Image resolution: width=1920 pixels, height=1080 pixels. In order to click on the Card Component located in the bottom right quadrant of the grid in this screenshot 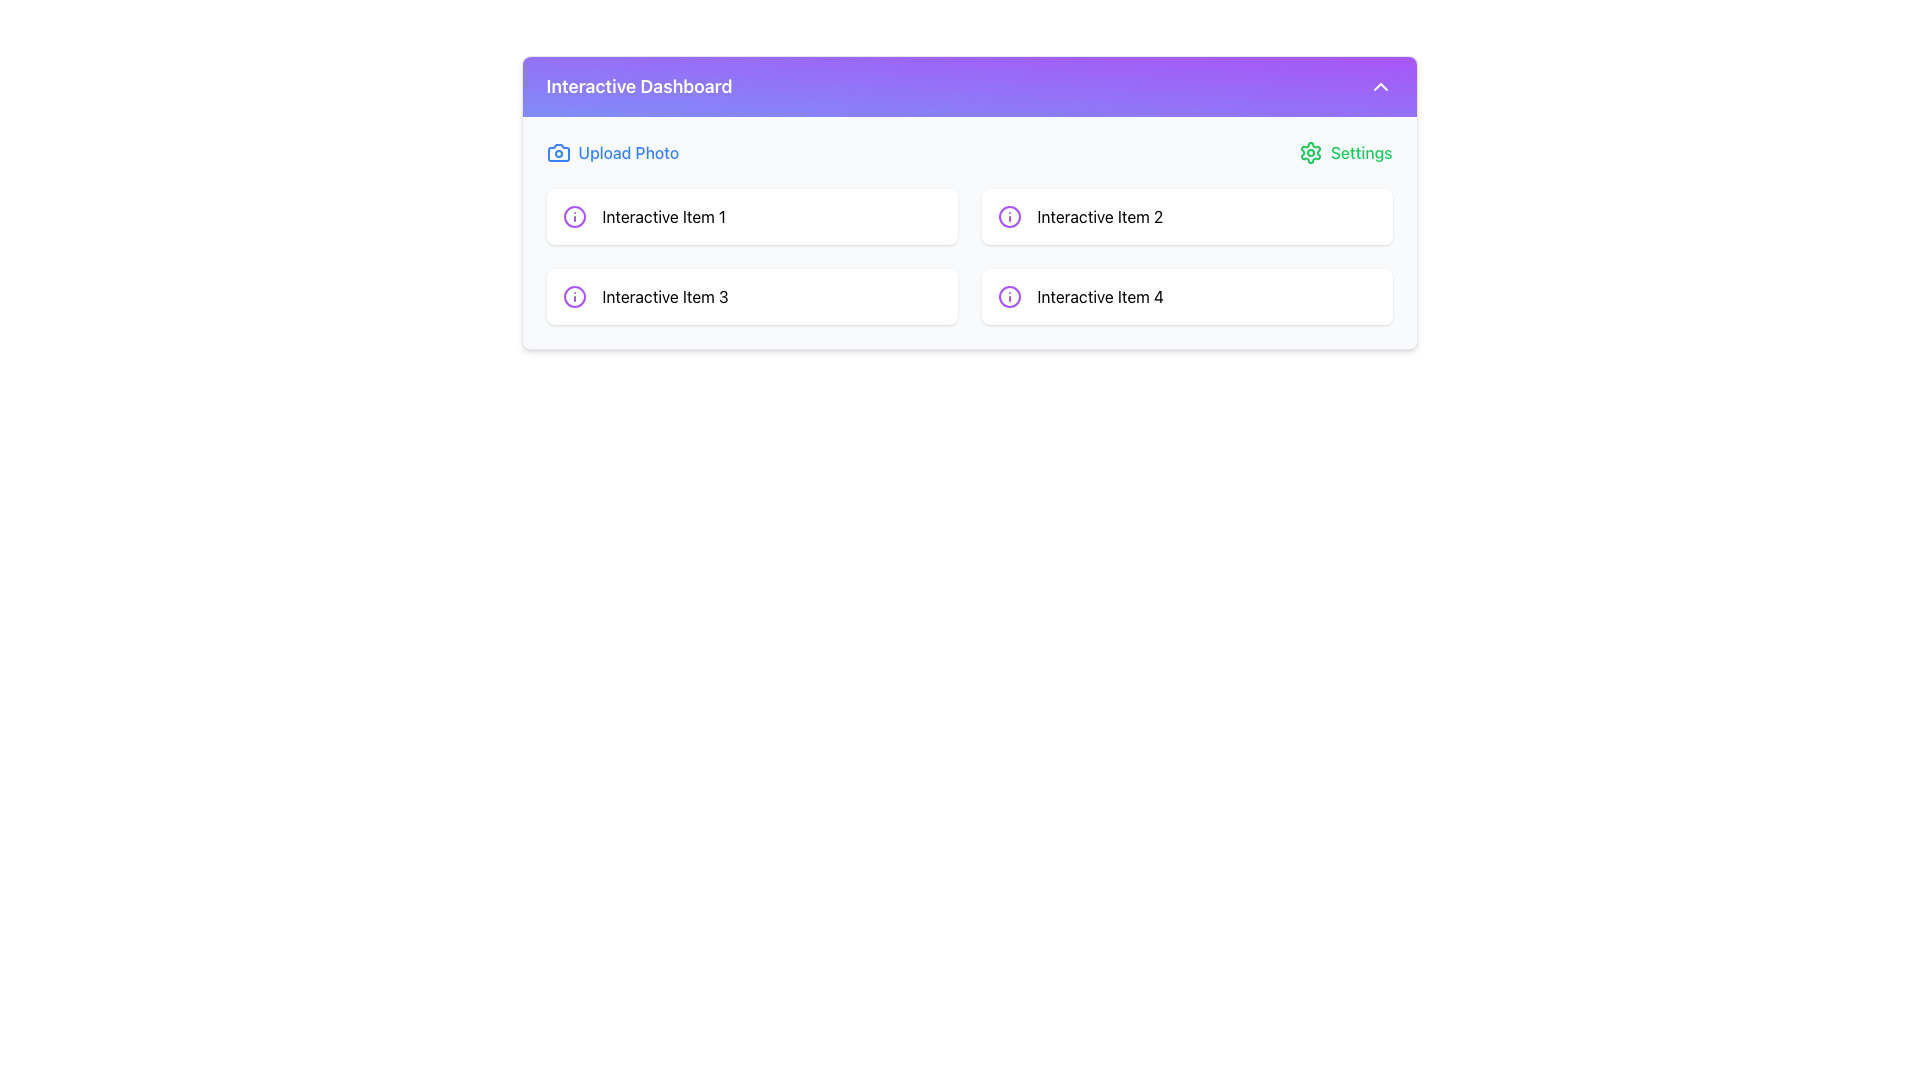, I will do `click(1186, 297)`.